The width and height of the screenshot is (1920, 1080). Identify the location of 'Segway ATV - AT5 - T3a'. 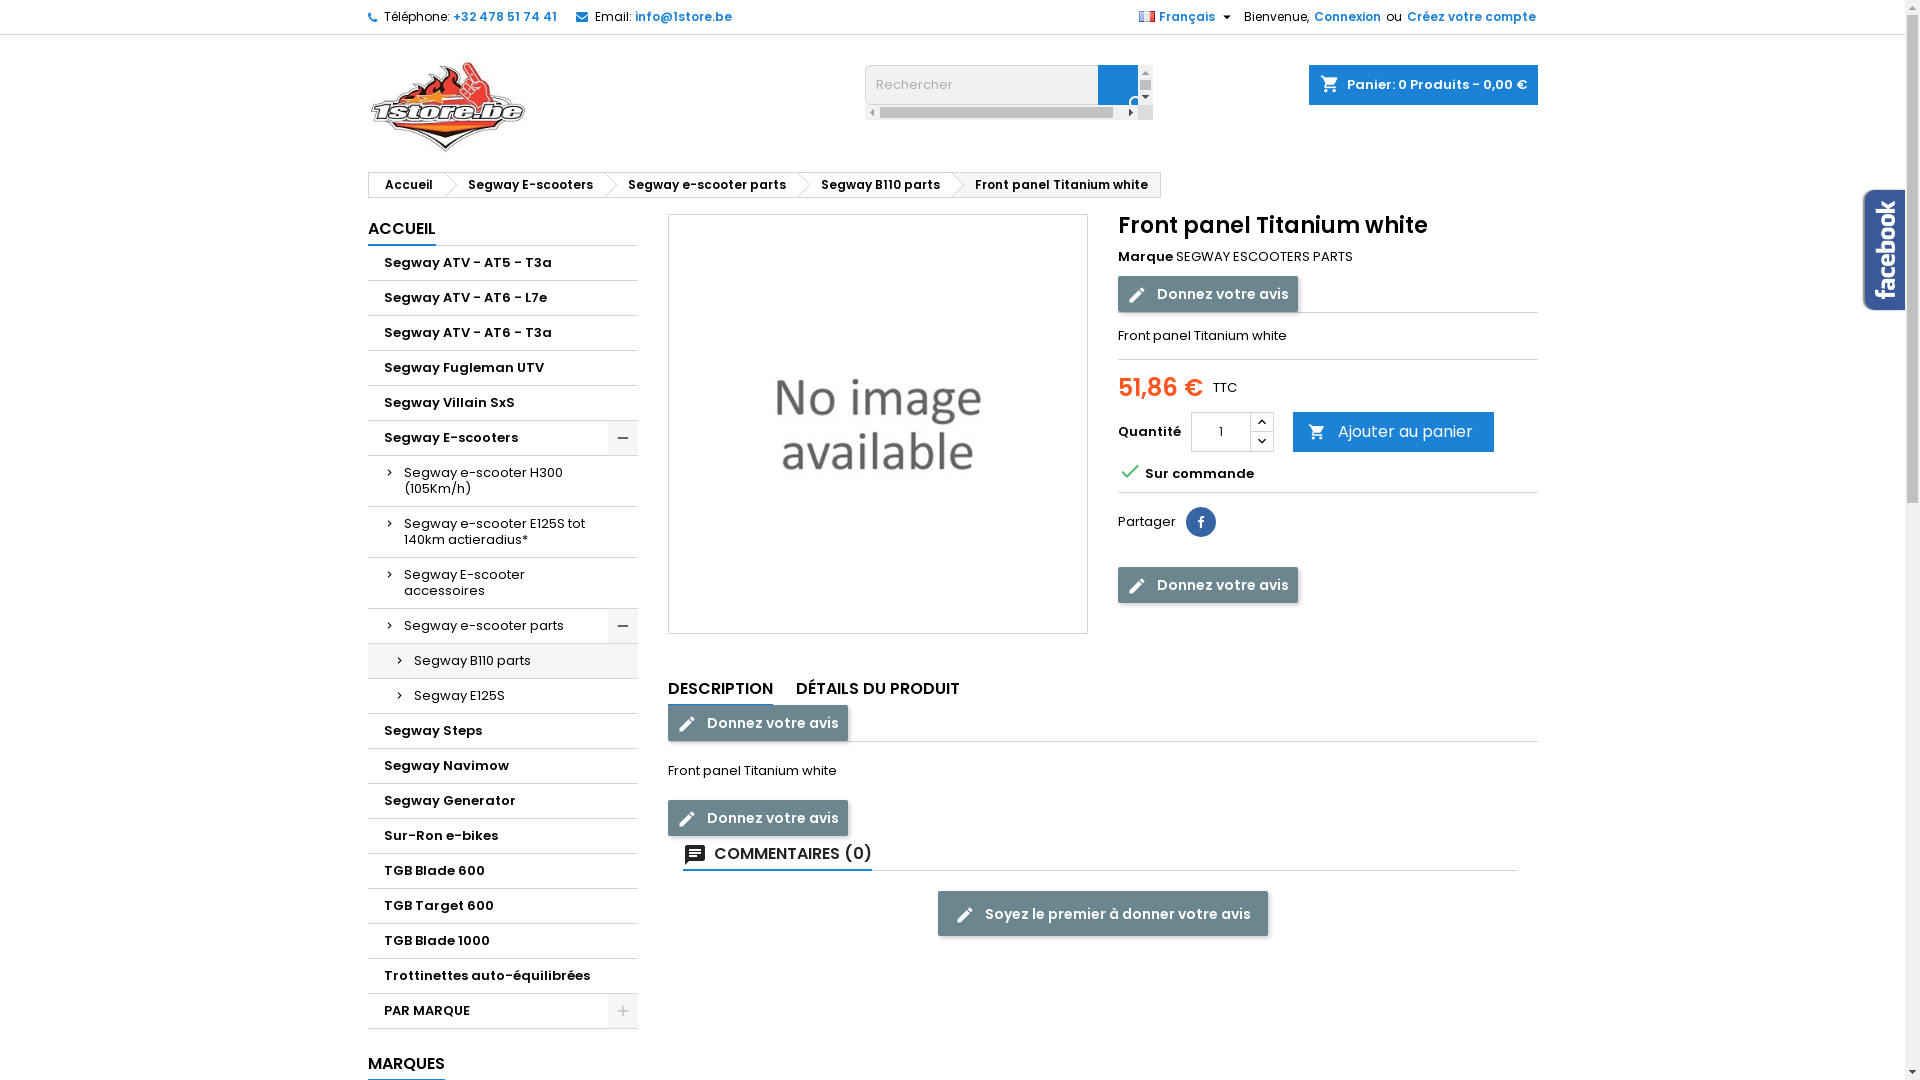
(503, 262).